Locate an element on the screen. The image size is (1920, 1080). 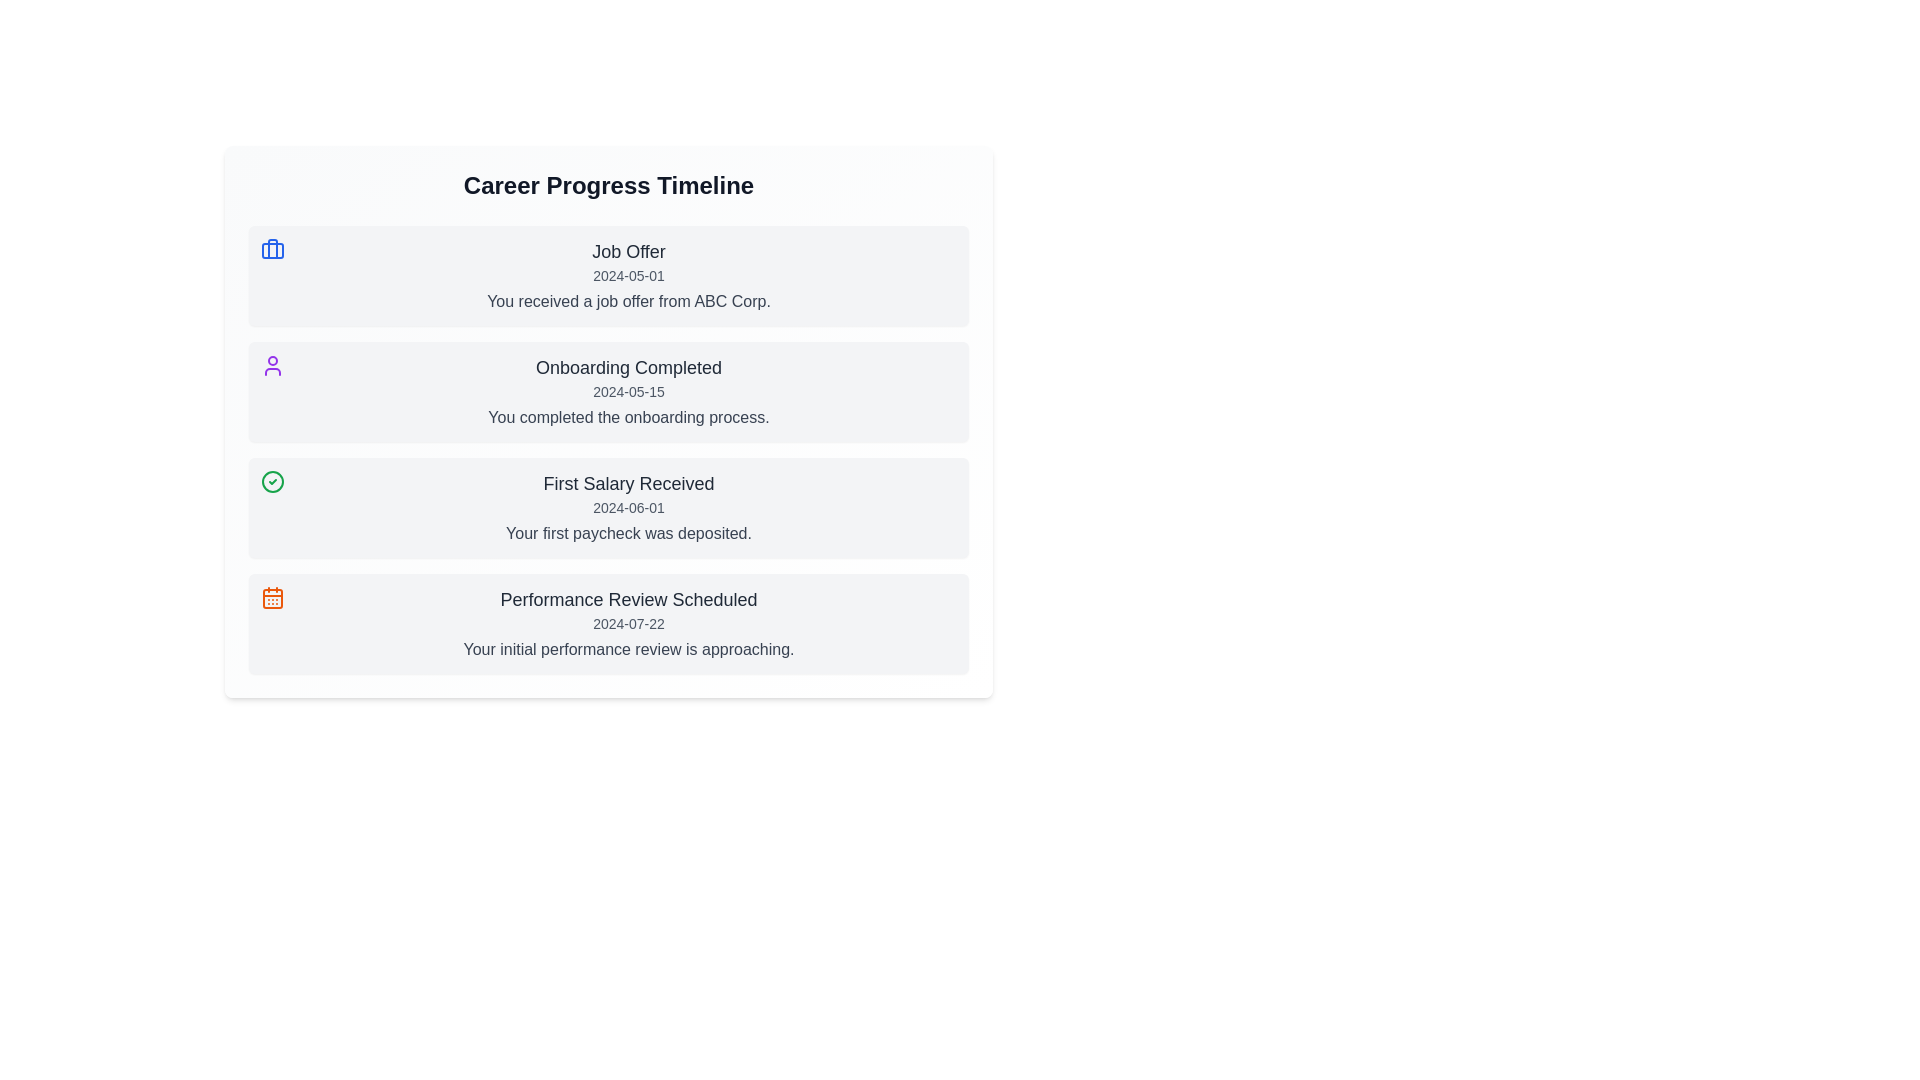
the 'Job Offer' title header in the first entry of the 'Career Progress Timeline' to read its content is located at coordinates (627, 250).